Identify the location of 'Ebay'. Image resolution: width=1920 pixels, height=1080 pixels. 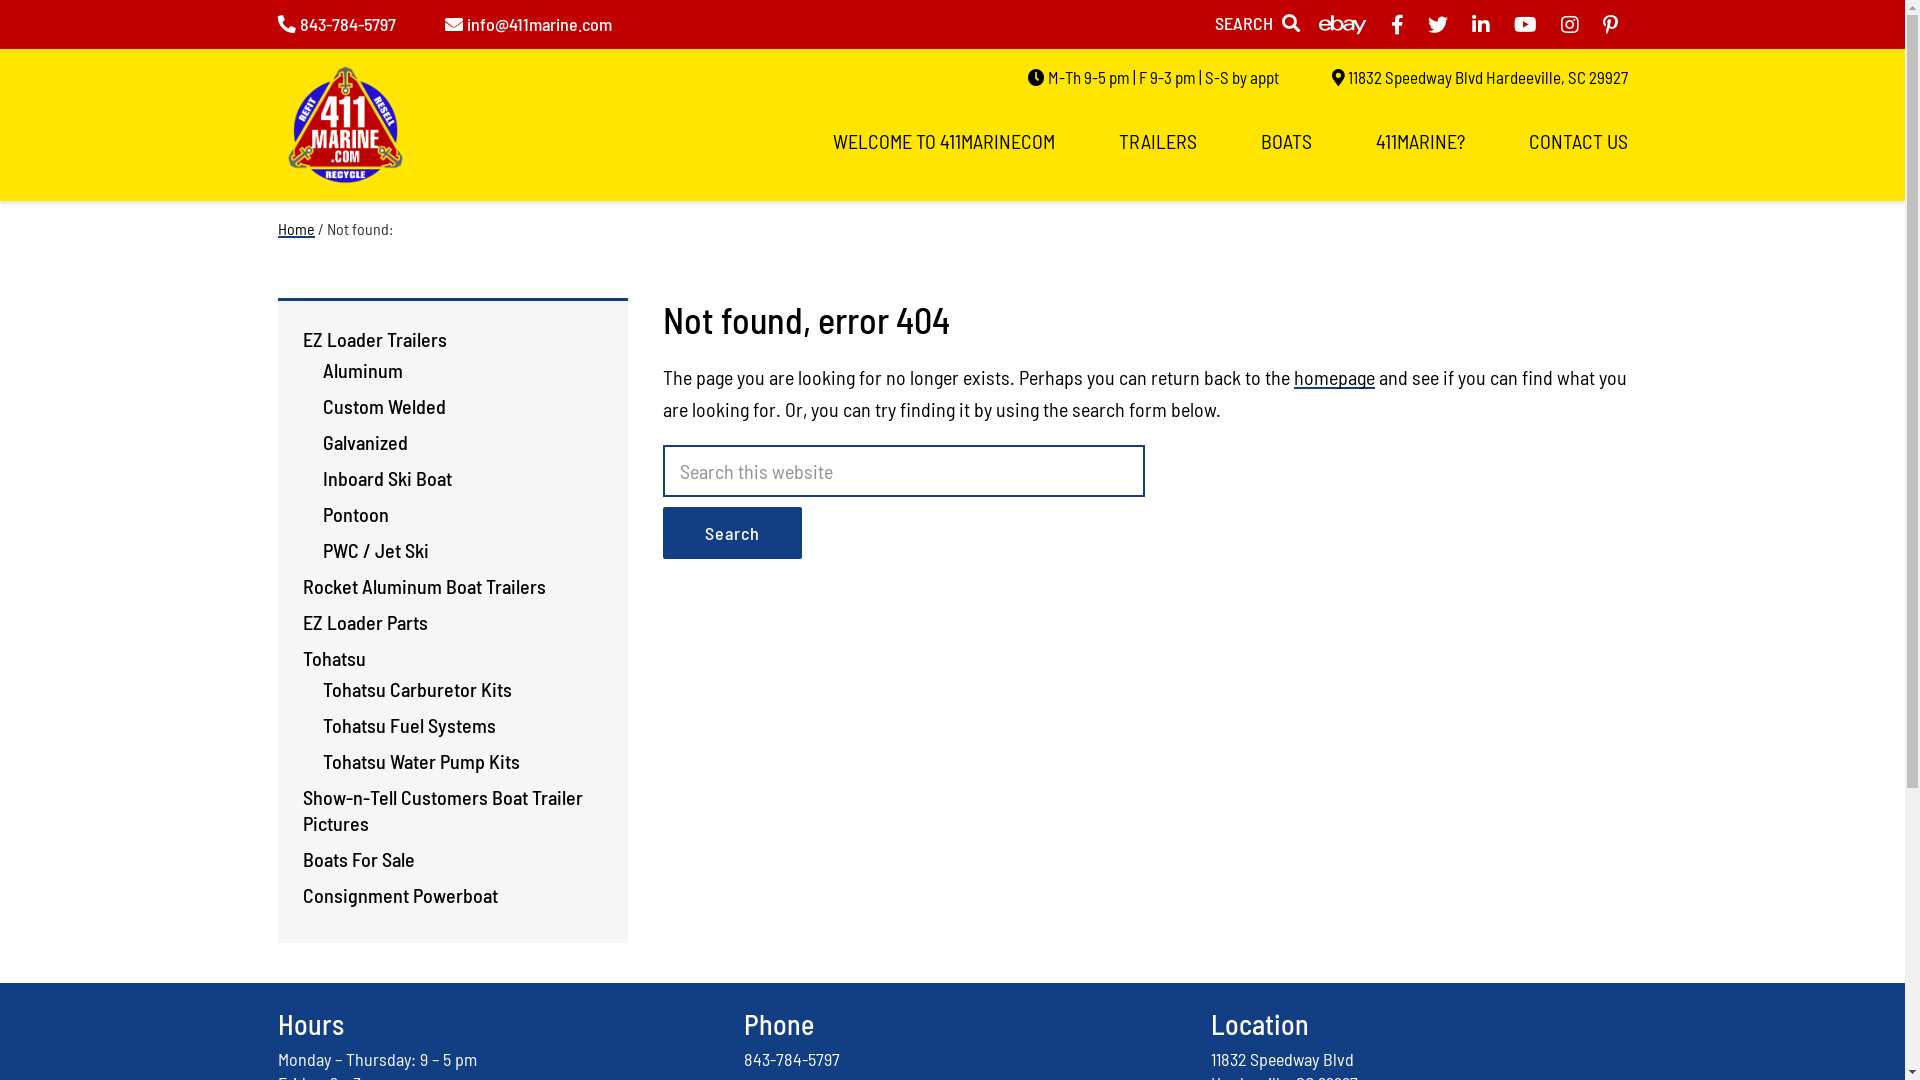
(1318, 24).